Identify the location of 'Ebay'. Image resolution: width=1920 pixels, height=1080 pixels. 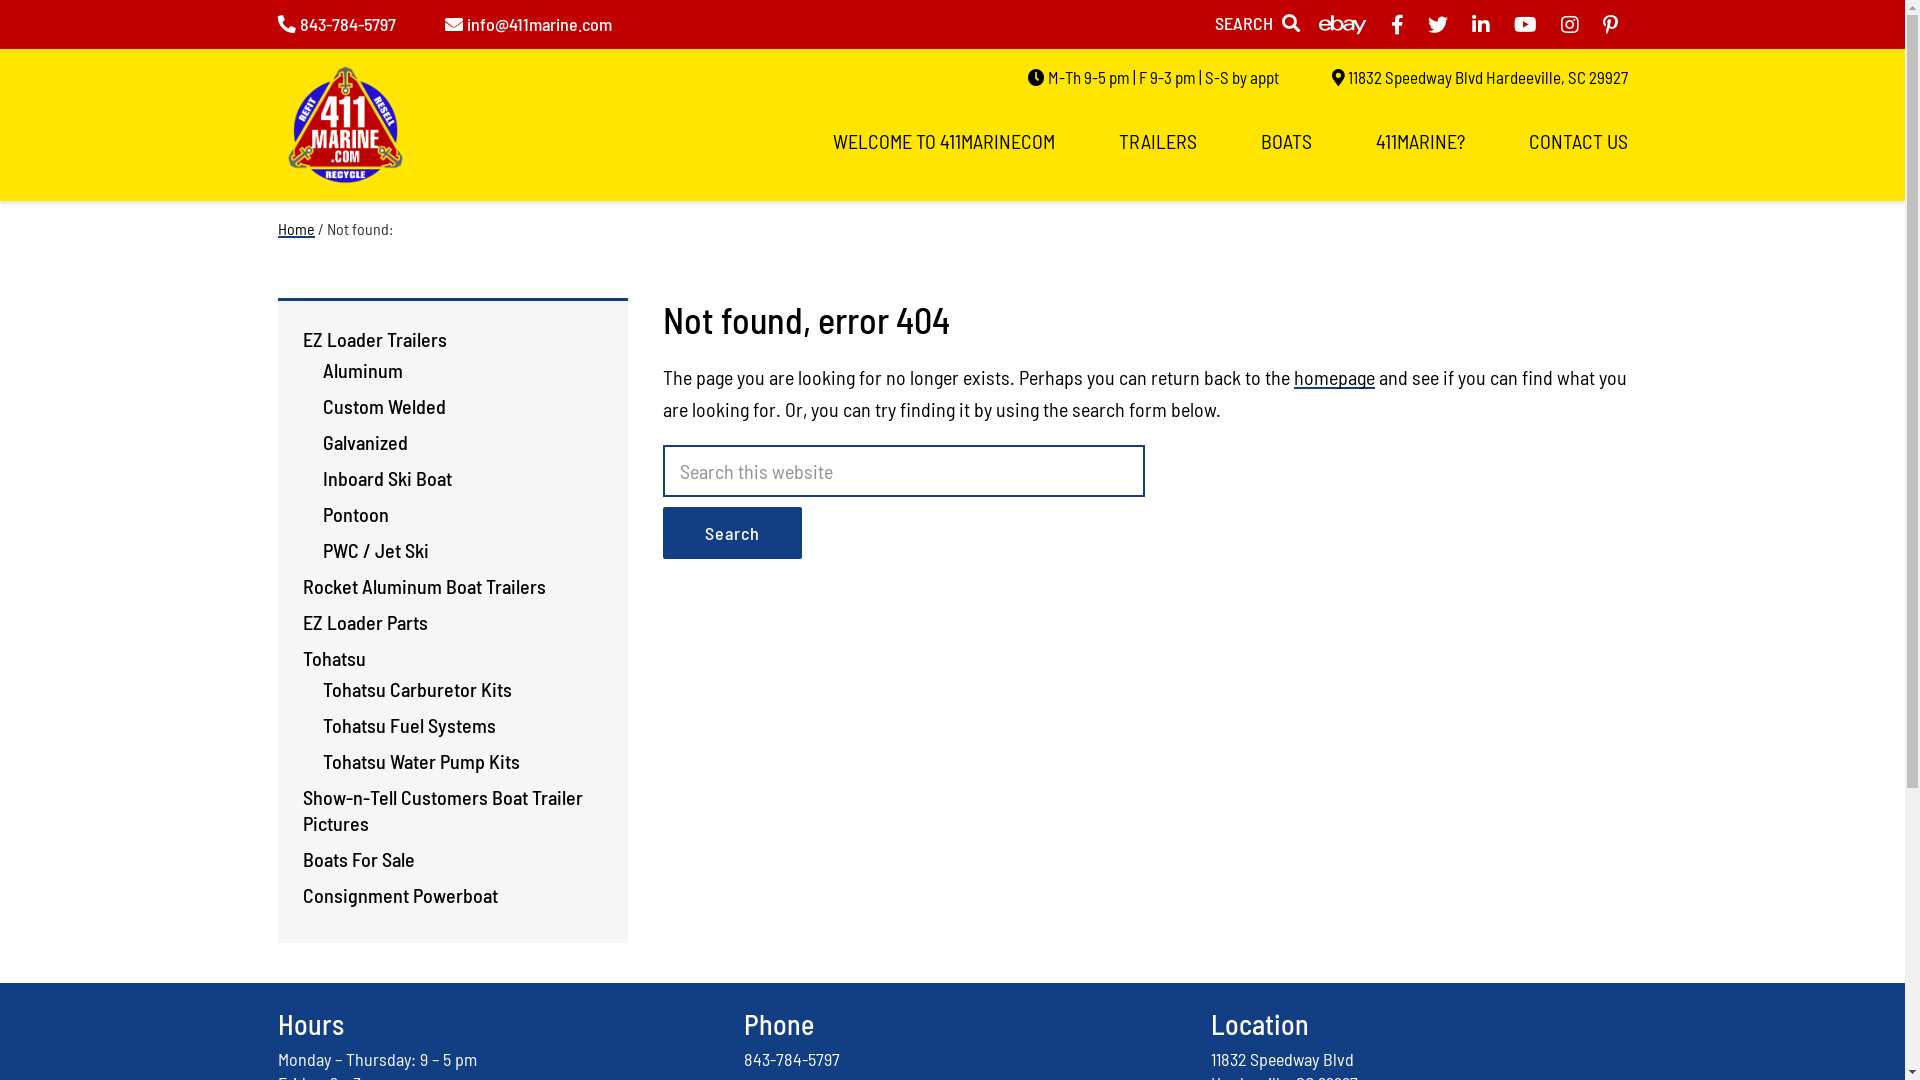
(1318, 24).